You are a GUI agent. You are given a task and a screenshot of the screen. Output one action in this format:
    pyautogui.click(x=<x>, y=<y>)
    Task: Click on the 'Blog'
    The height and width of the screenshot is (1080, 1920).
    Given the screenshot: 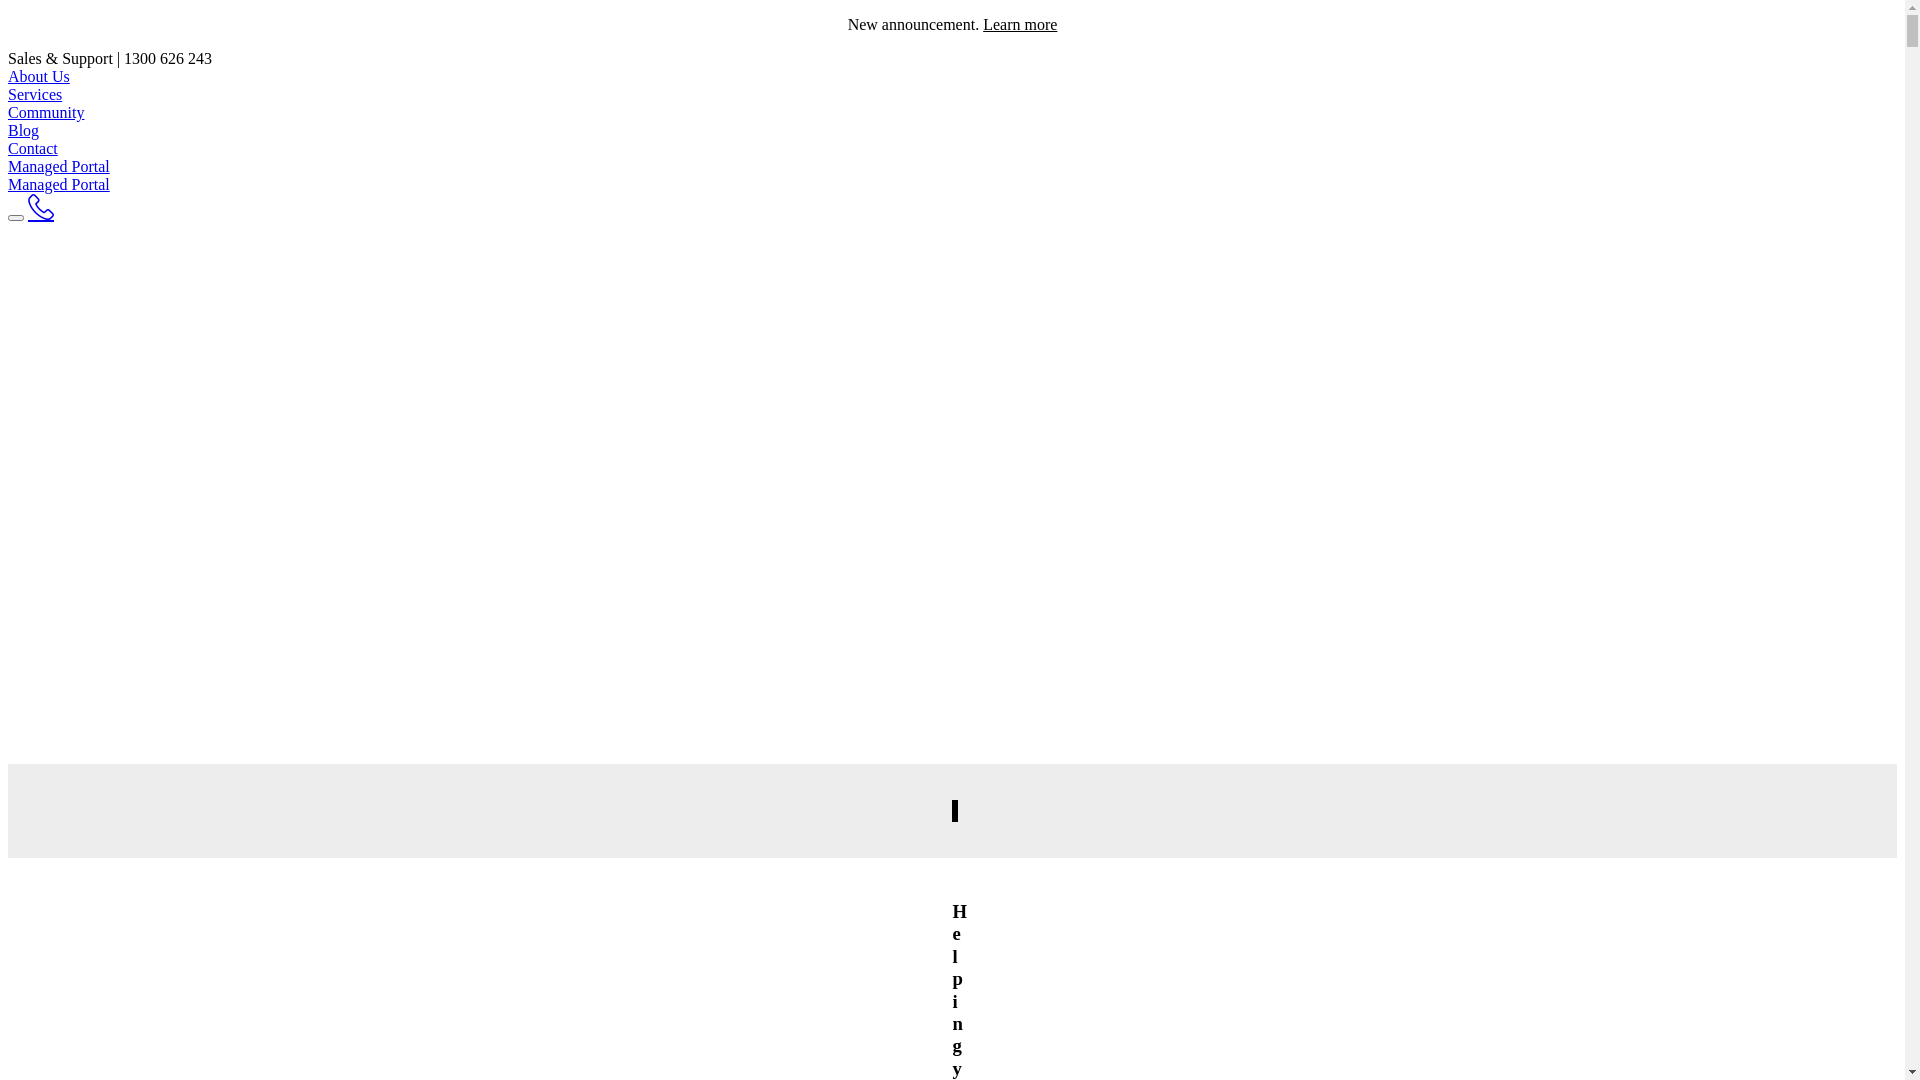 What is the action you would take?
    pyautogui.click(x=23, y=130)
    